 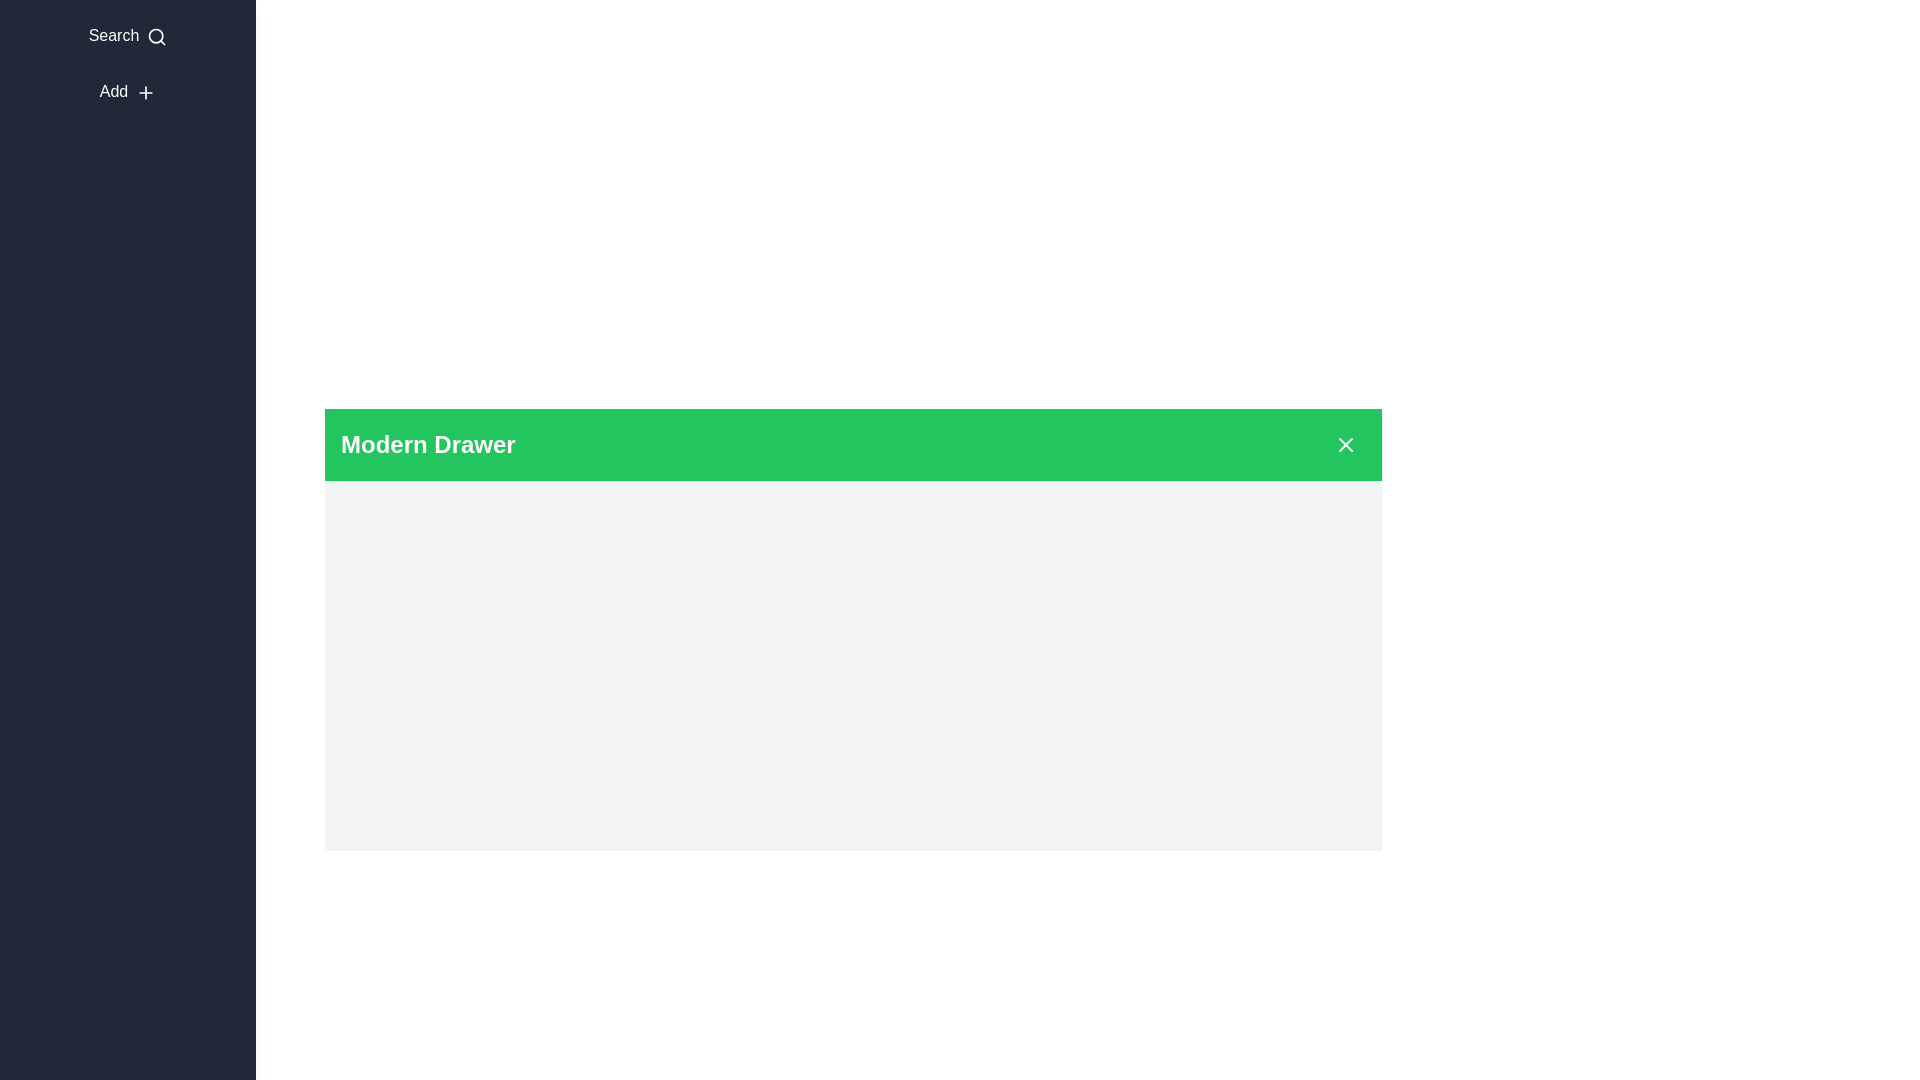 What do you see at coordinates (113, 35) in the screenshot?
I see `the text label that indicates the search functionality, located in the top-left corner of the interface within the vertical navigation bar, positioned to the left of the magnifying glass icon` at bounding box center [113, 35].